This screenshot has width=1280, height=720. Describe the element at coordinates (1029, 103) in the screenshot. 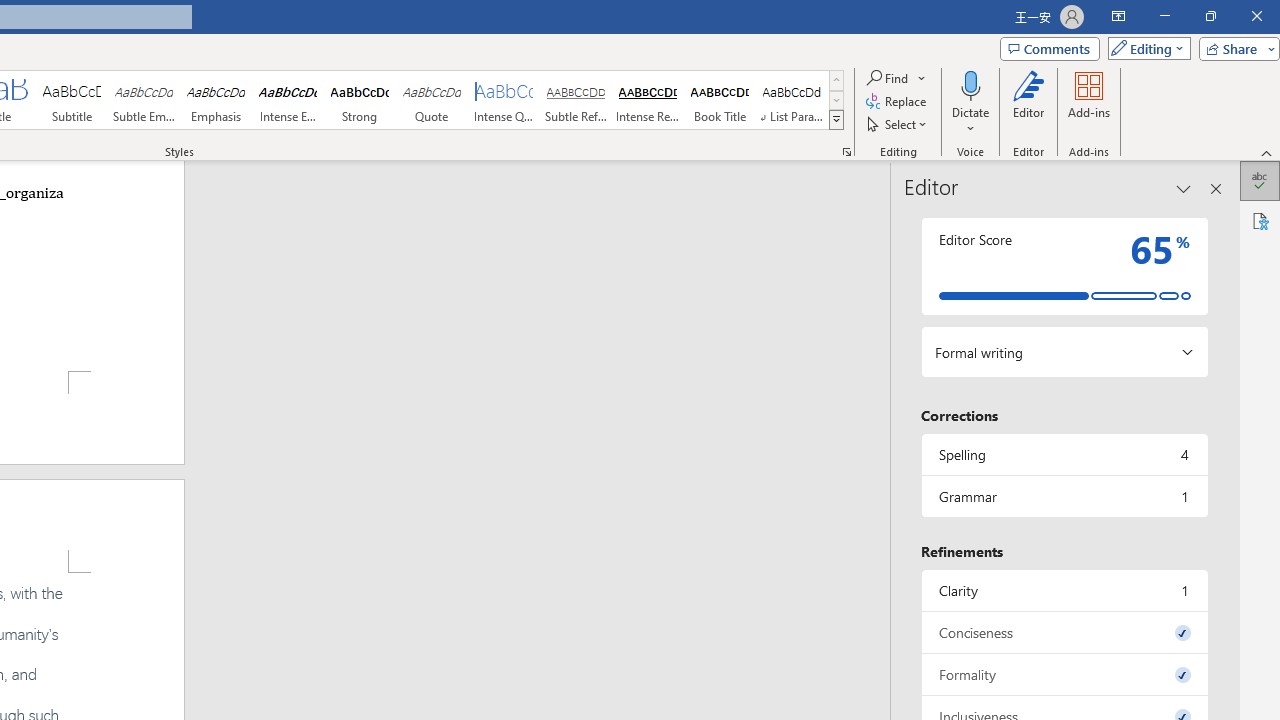

I see `'Editor'` at that location.